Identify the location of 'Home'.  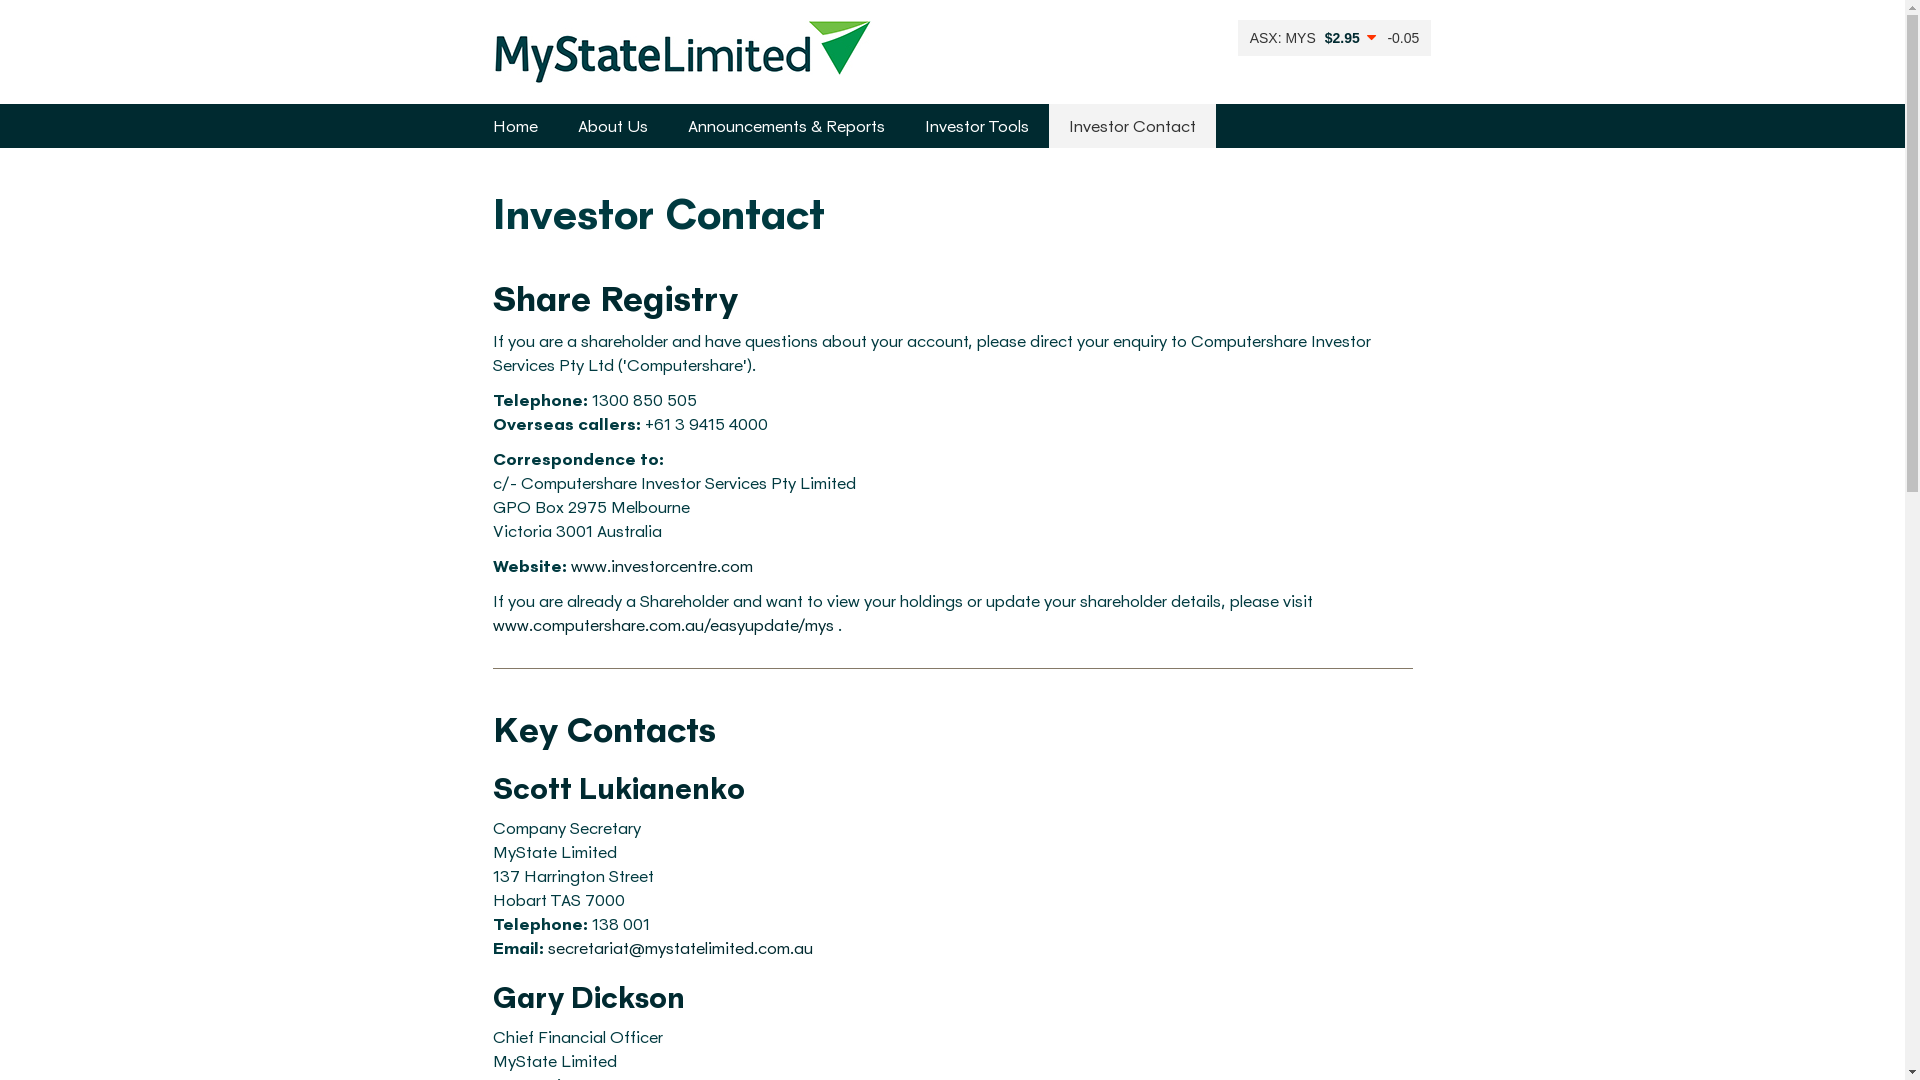
(514, 126).